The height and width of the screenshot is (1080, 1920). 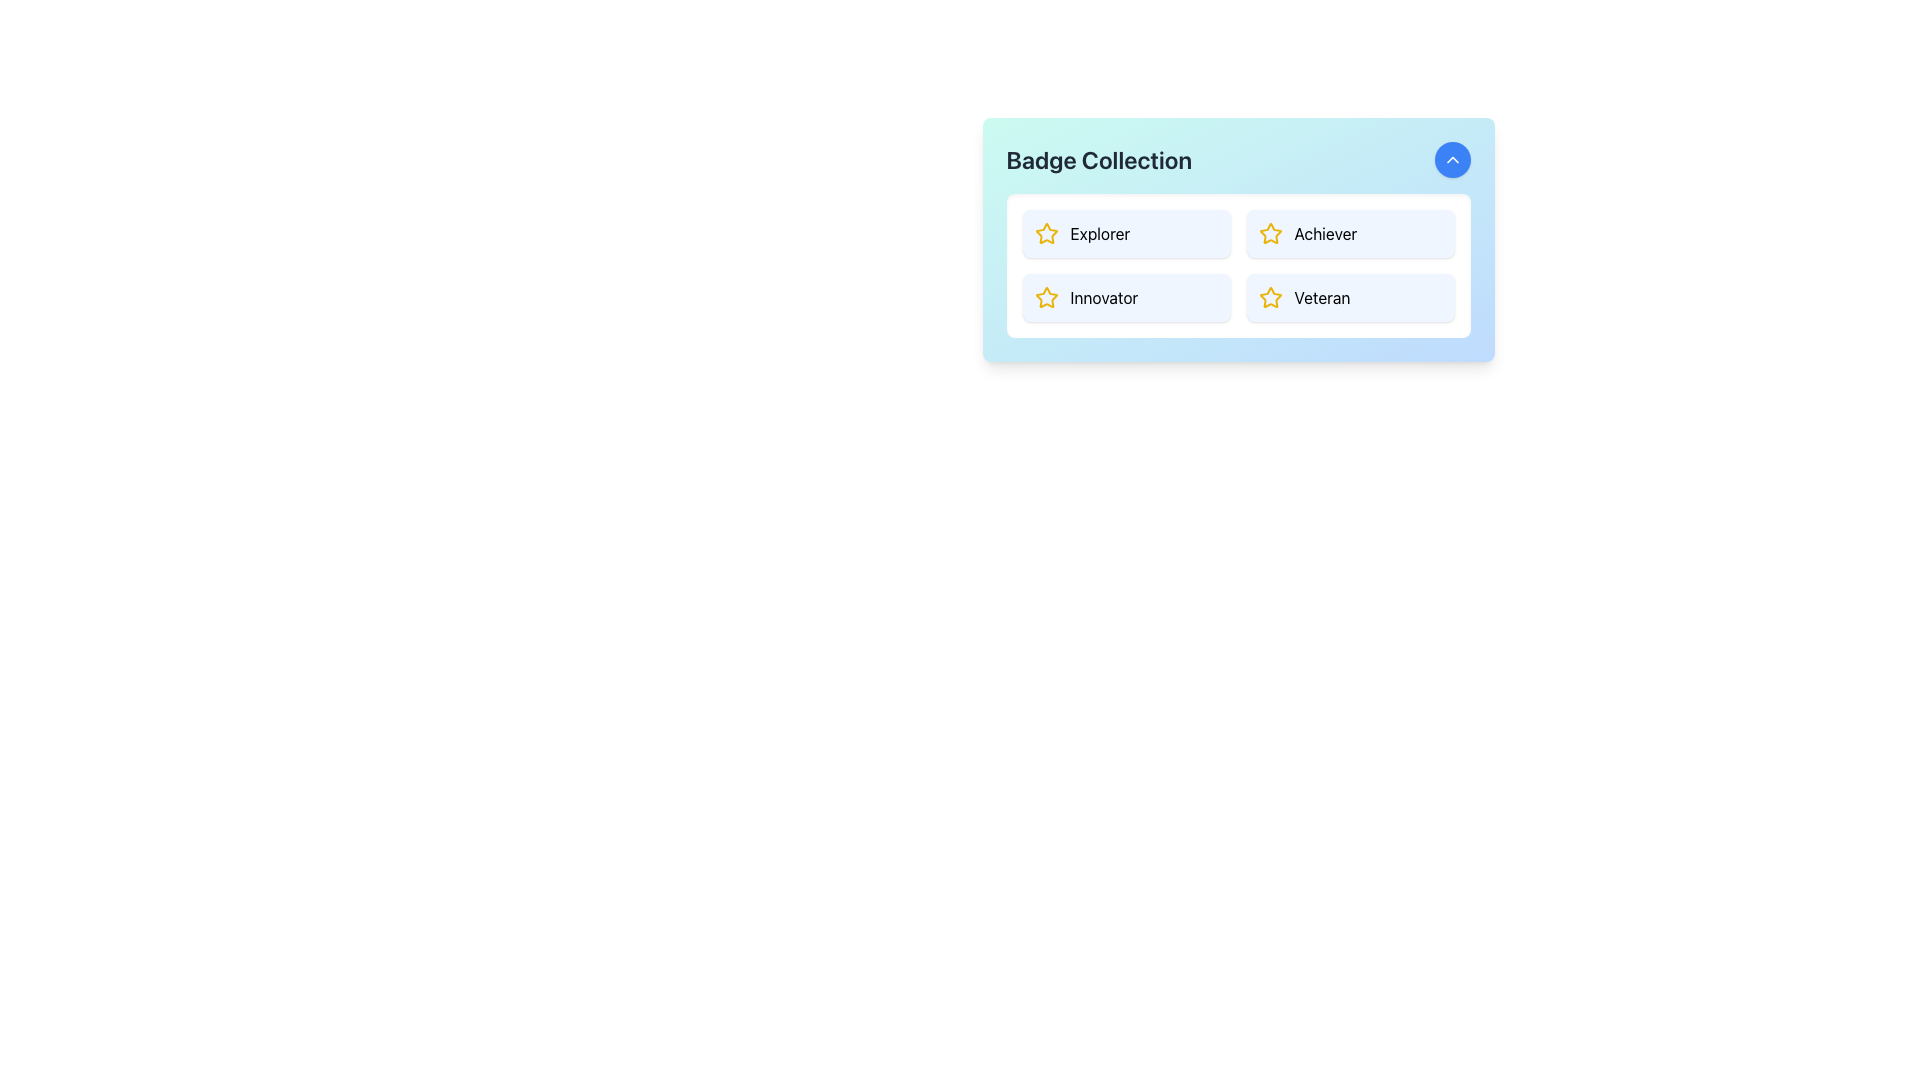 I want to click on the expand/contract icon located inside the blue circular button at the top-right corner of the 'Badge Collection' card, so click(x=1452, y=158).